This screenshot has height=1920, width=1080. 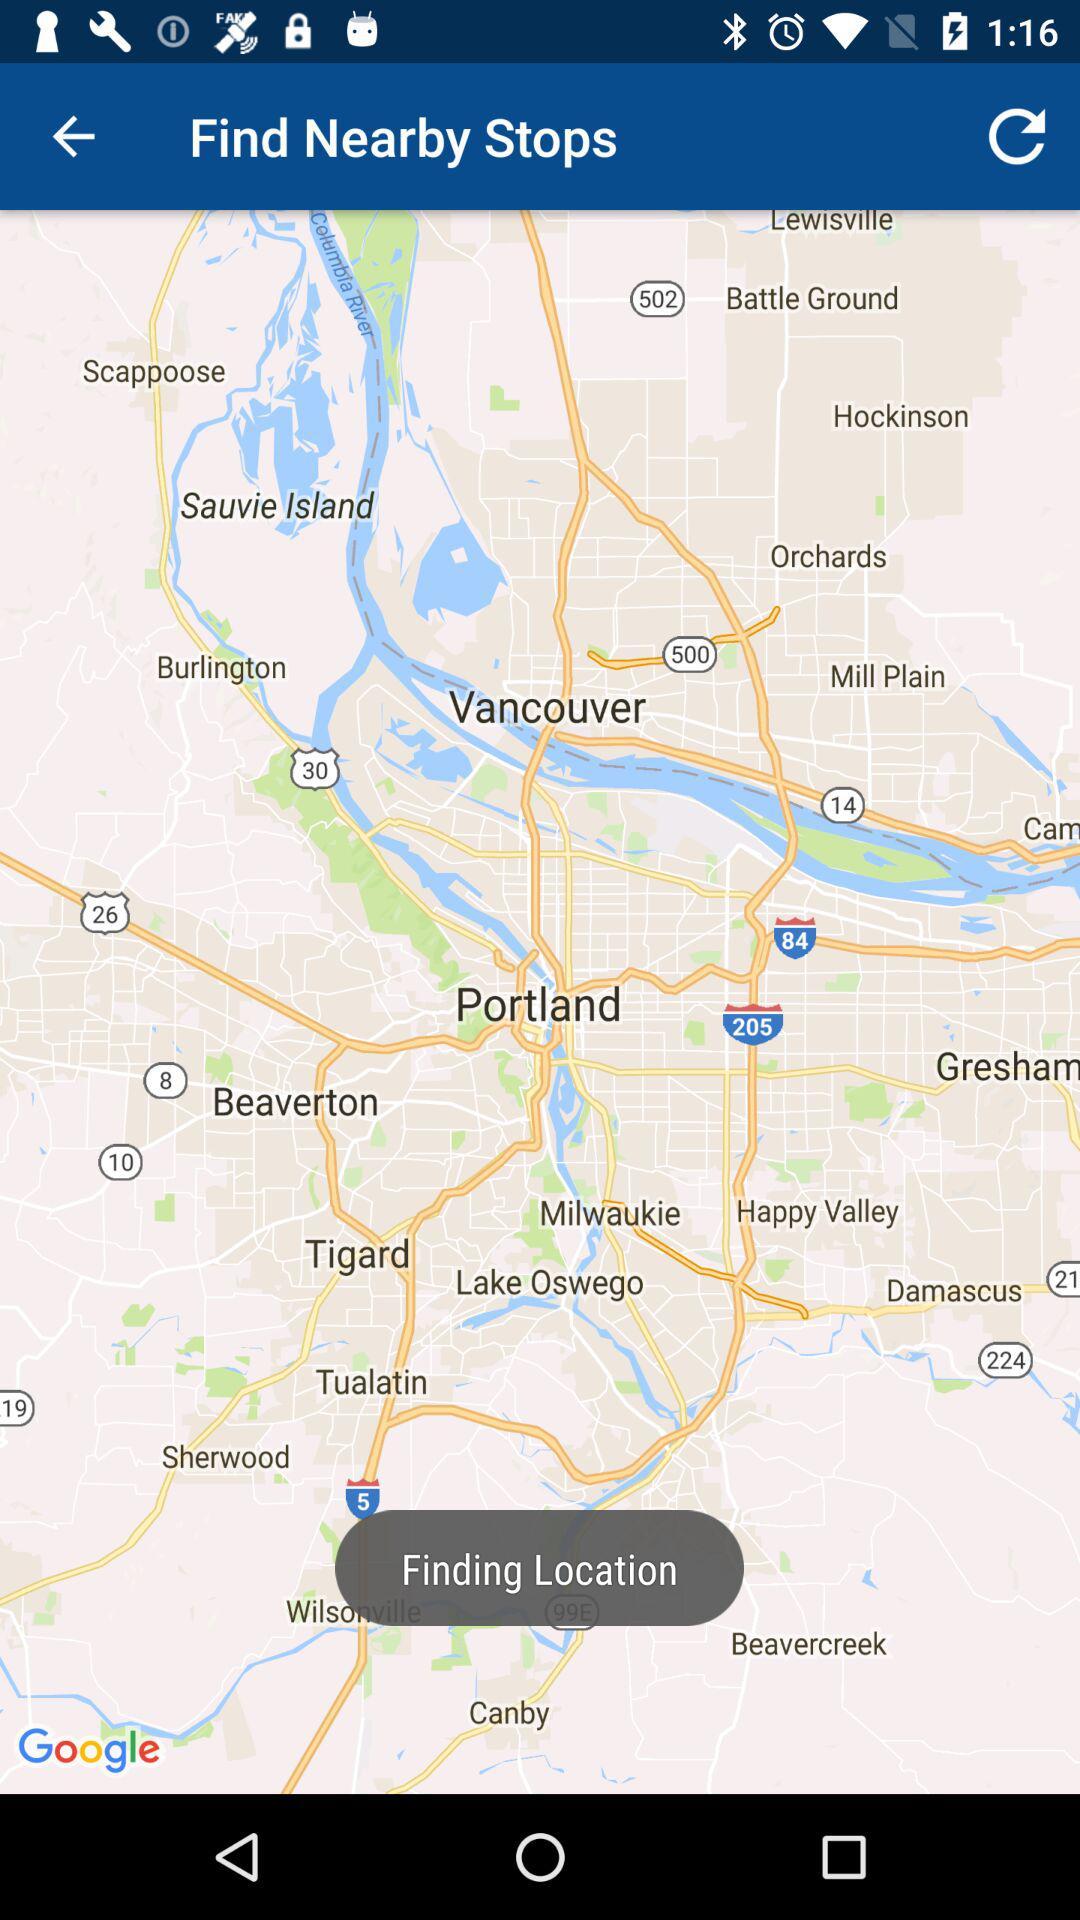 What do you see at coordinates (72, 135) in the screenshot?
I see `the item at the top left corner` at bounding box center [72, 135].